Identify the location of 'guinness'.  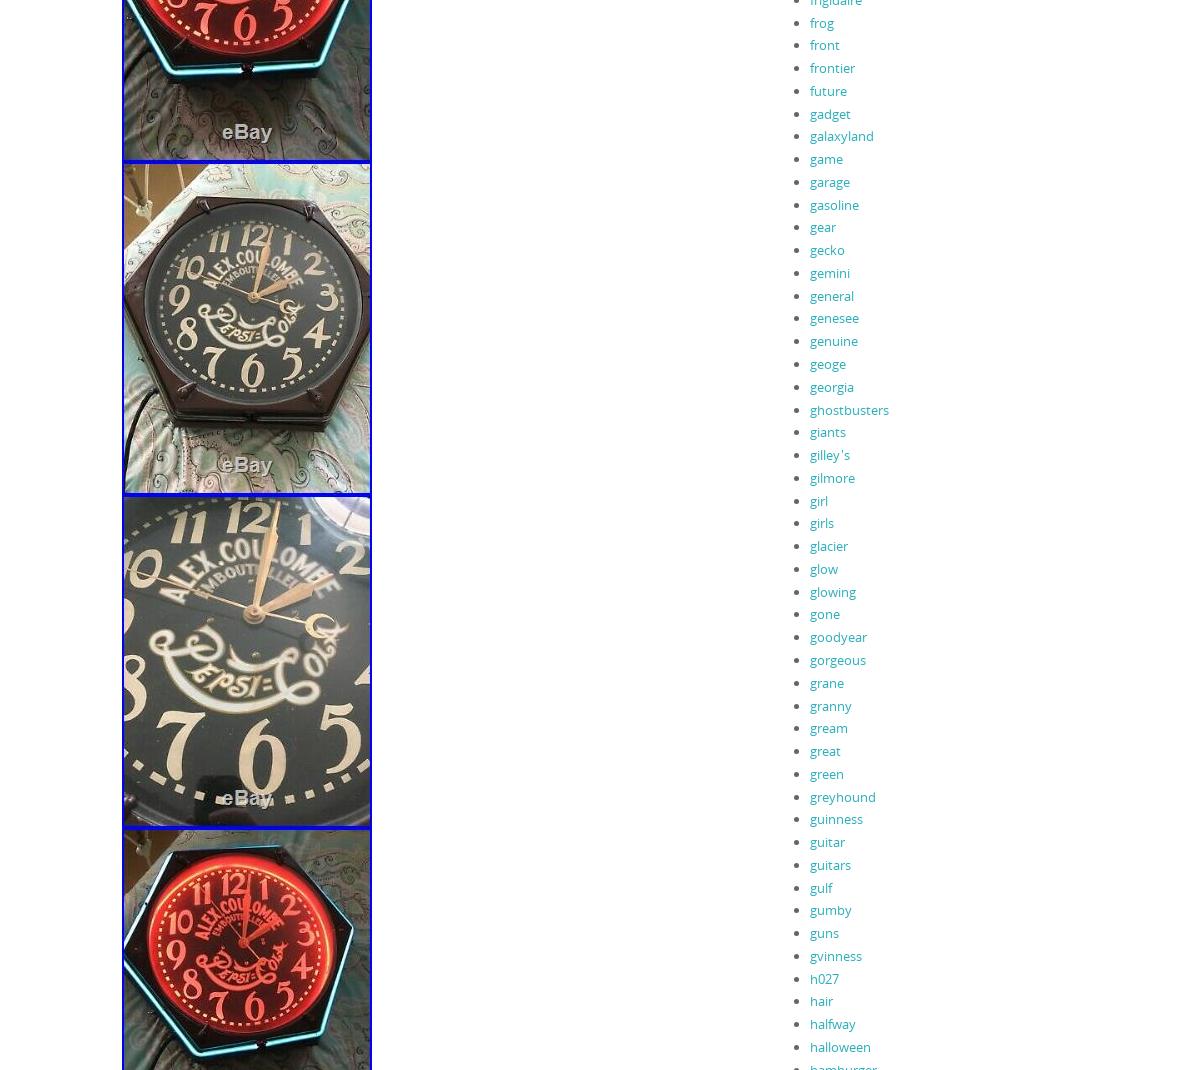
(808, 818).